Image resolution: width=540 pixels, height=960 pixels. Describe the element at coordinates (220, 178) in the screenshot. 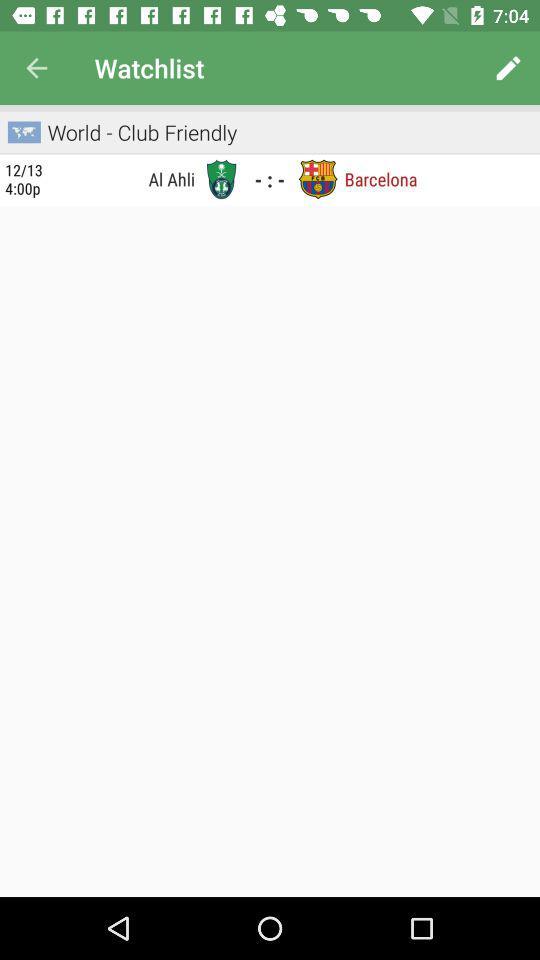

I see `item next to the al ahli icon` at that location.